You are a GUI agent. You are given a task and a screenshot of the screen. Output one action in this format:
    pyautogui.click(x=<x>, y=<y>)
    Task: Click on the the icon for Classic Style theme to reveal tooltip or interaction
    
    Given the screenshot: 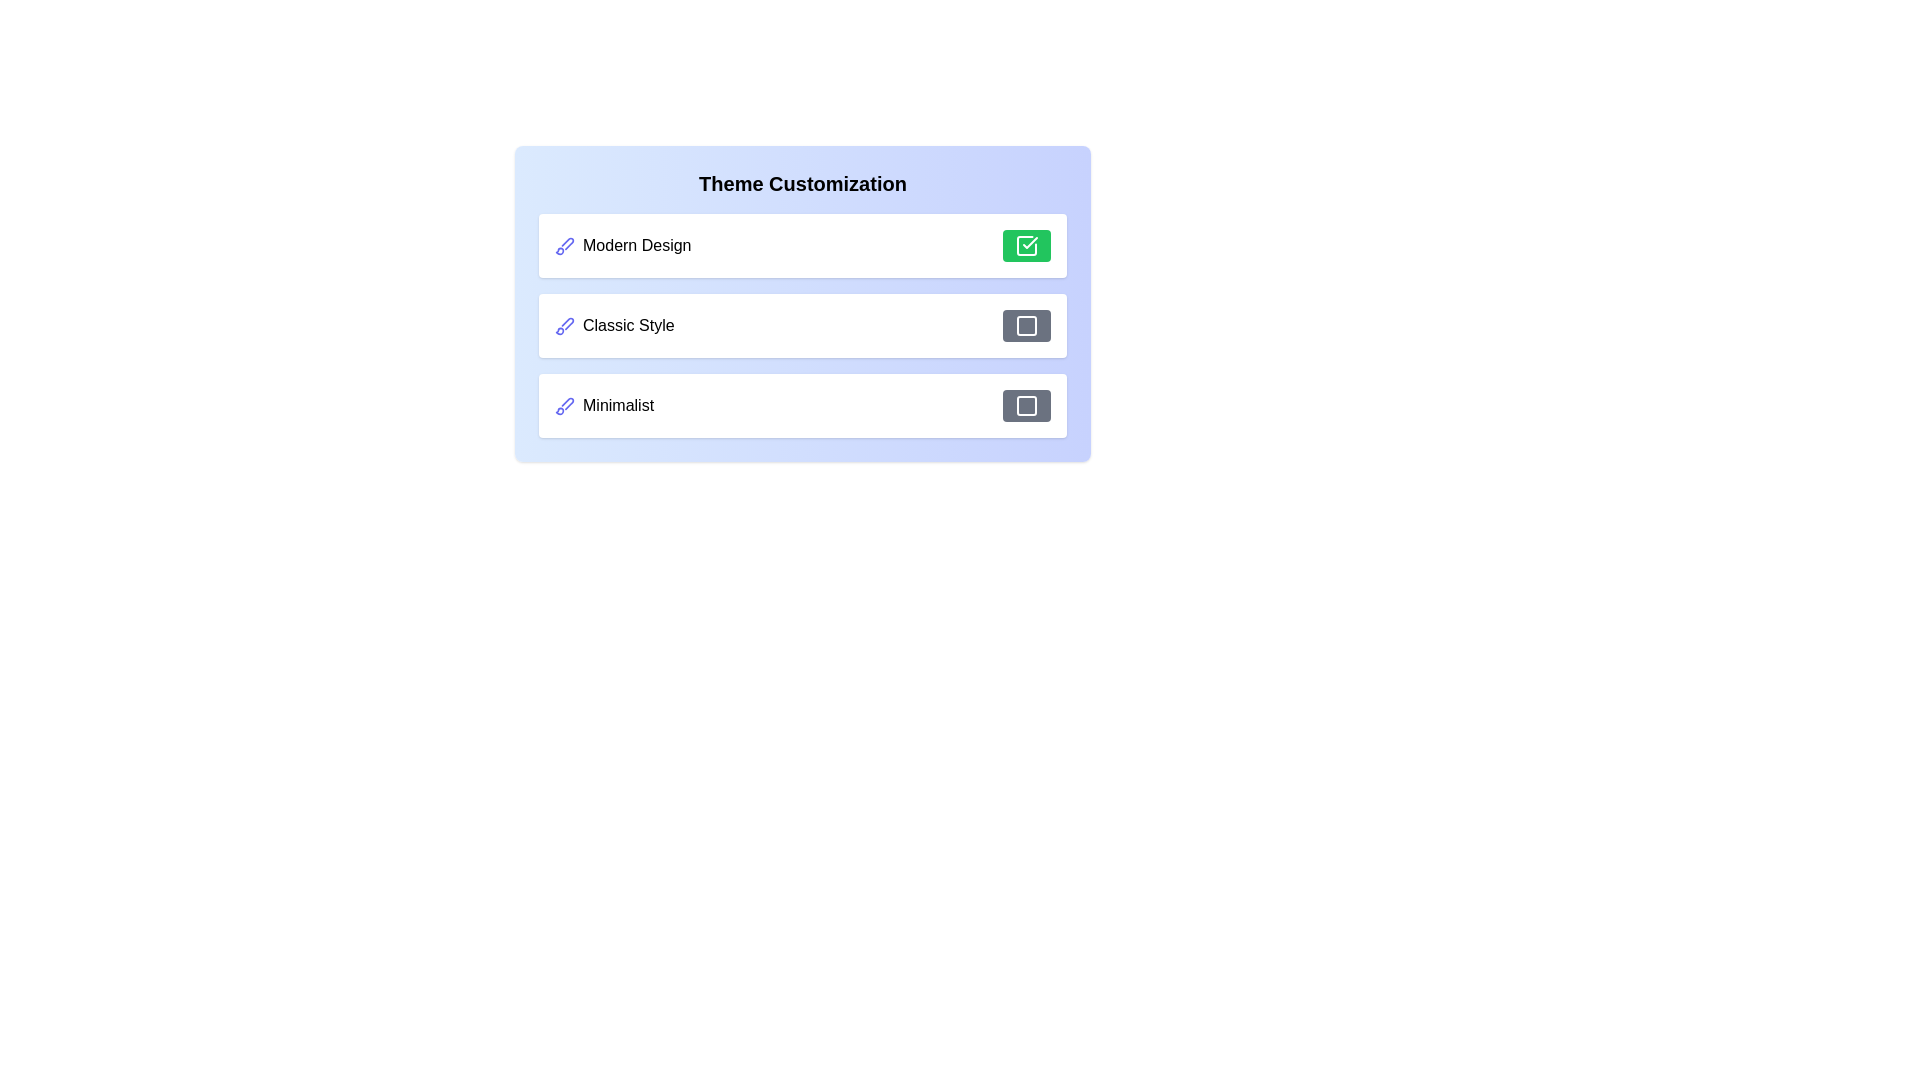 What is the action you would take?
    pyautogui.click(x=564, y=325)
    